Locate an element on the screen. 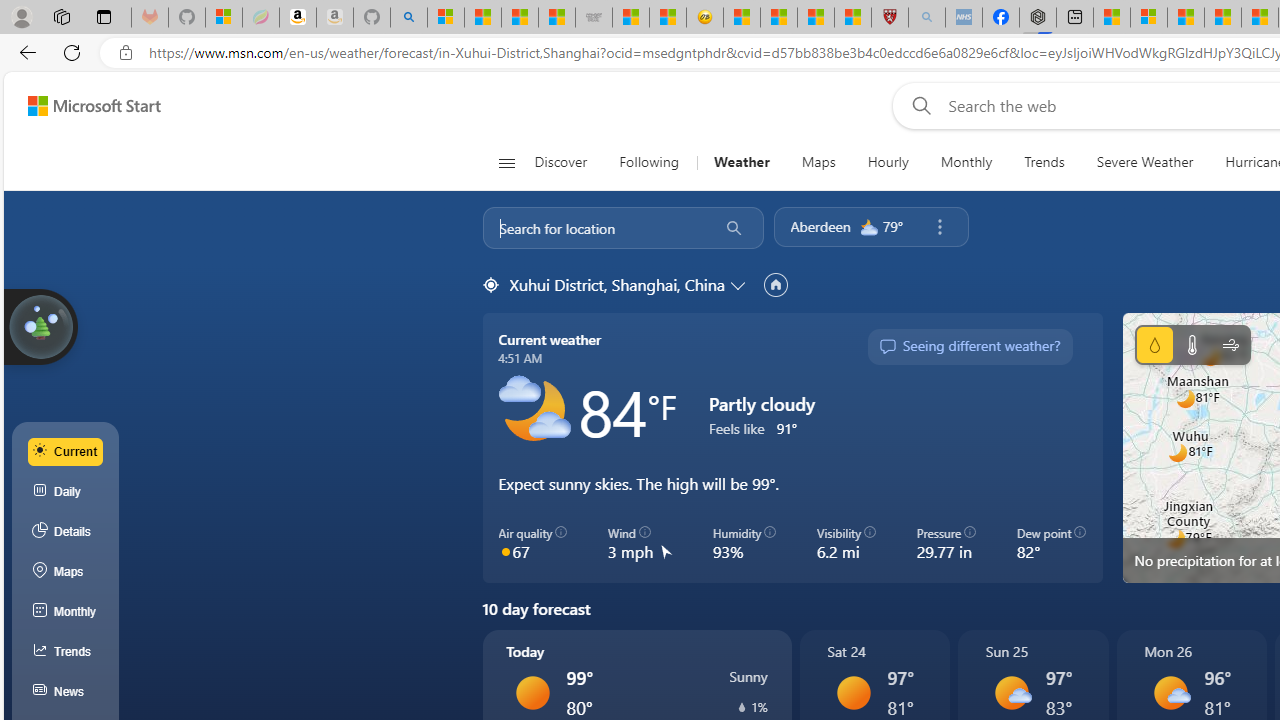 The width and height of the screenshot is (1280, 720). 'Humidity 93%' is located at coordinates (743, 543).